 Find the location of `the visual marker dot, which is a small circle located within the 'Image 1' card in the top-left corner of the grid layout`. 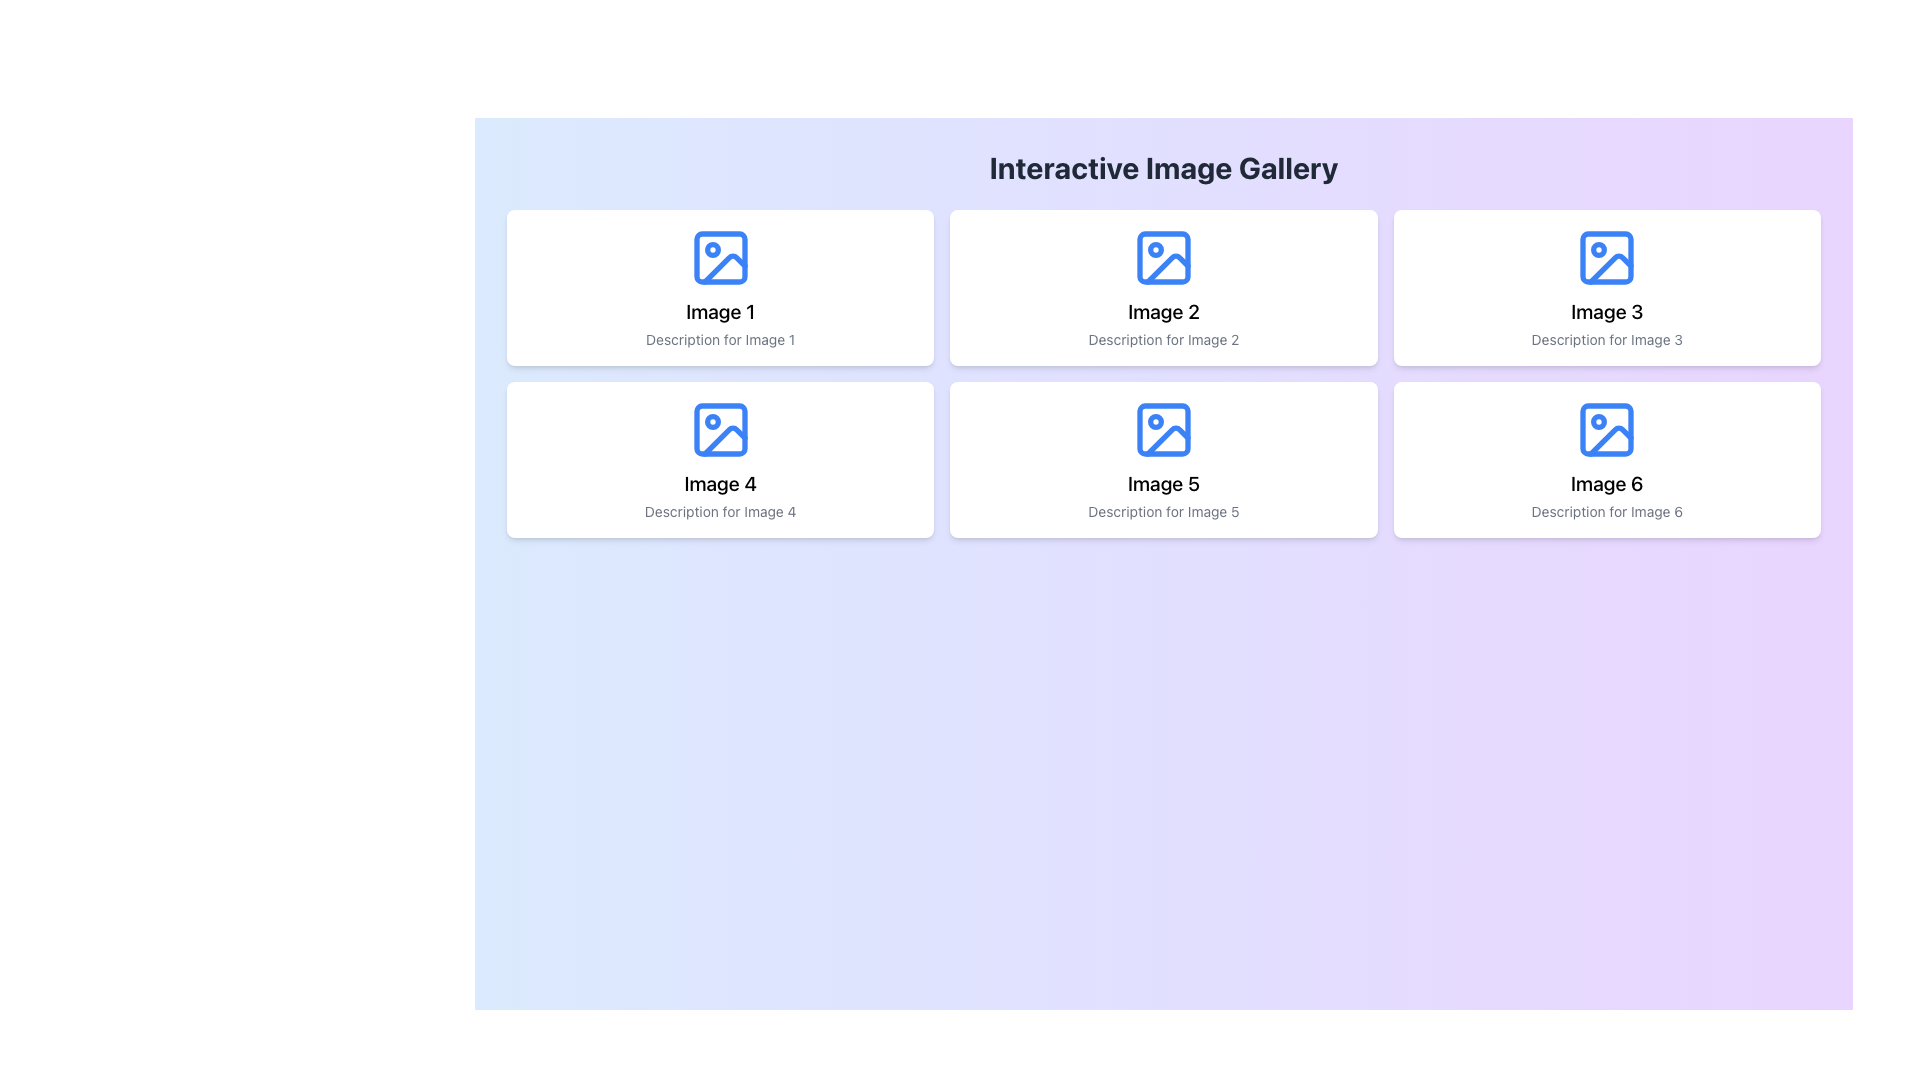

the visual marker dot, which is a small circle located within the 'Image 1' card in the top-left corner of the grid layout is located at coordinates (712, 249).